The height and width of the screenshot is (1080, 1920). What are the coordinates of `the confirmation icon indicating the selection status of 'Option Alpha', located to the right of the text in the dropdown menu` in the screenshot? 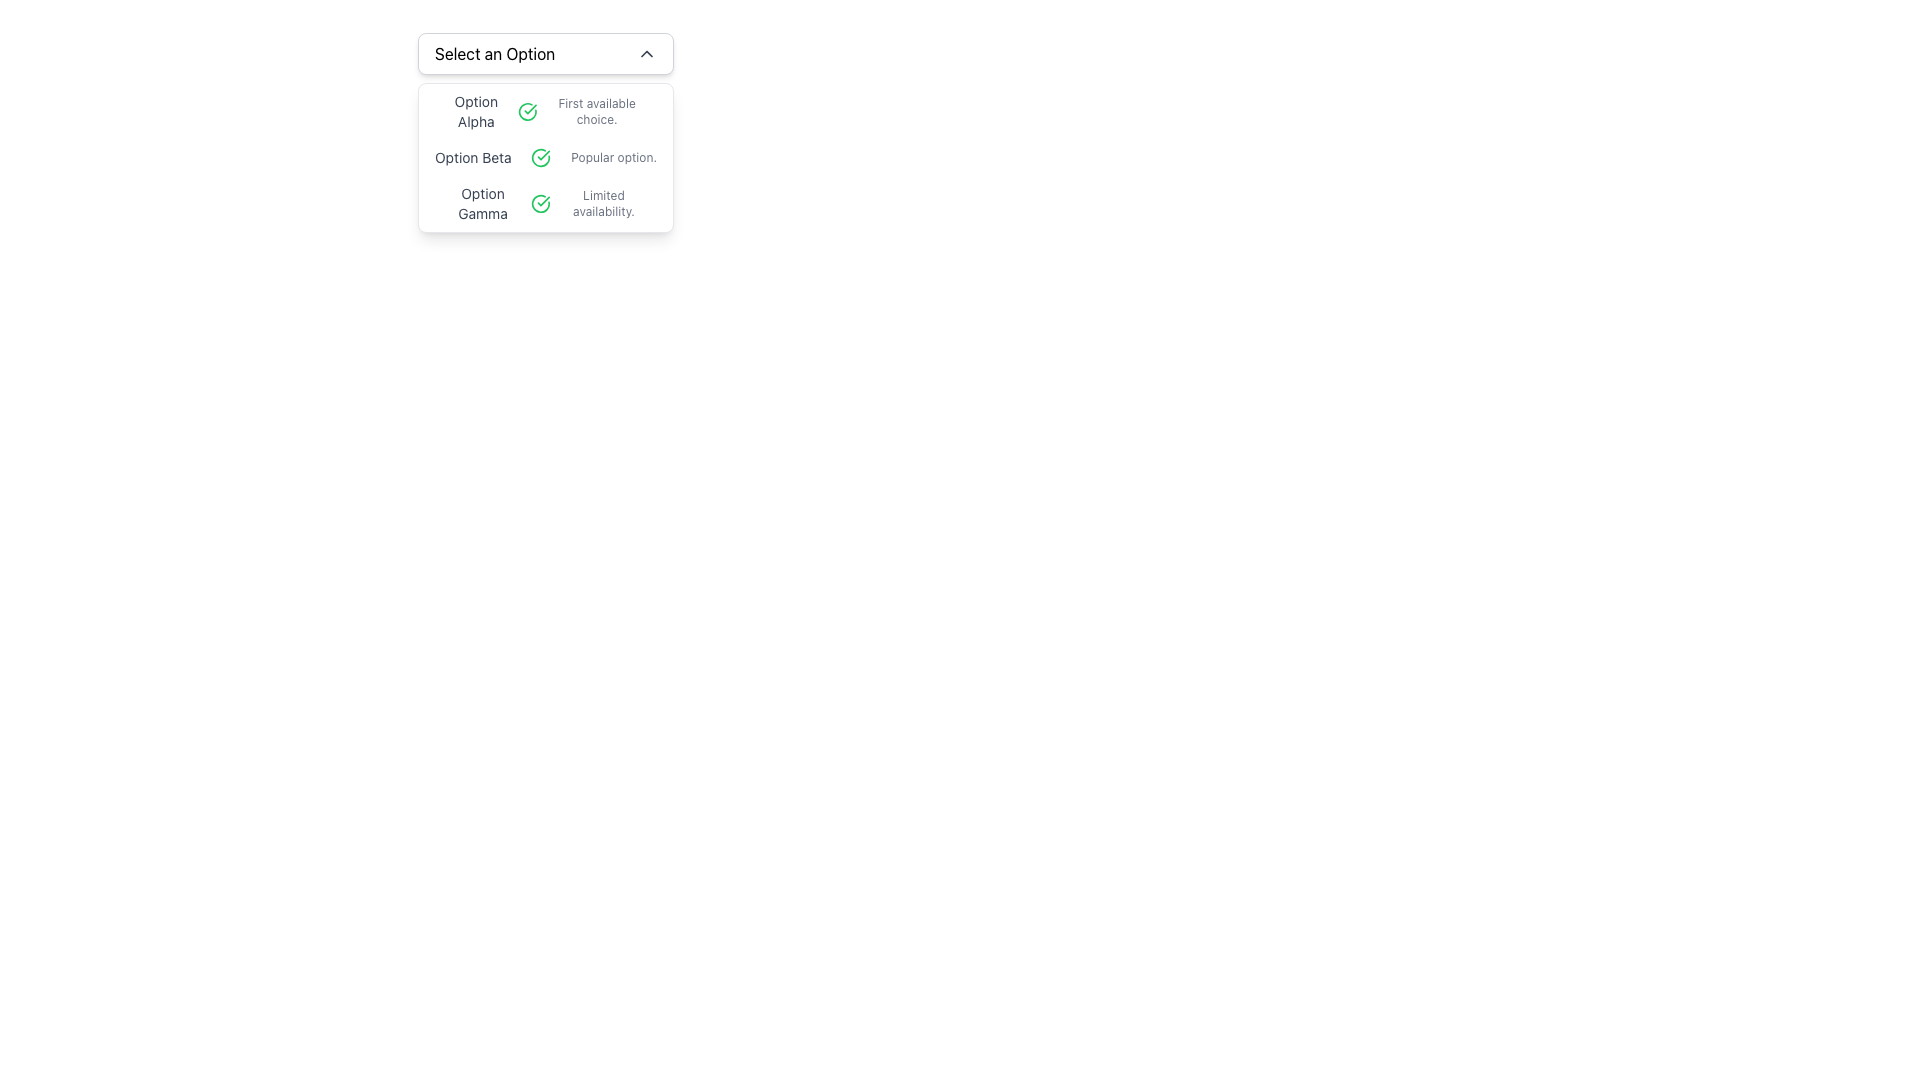 It's located at (527, 111).